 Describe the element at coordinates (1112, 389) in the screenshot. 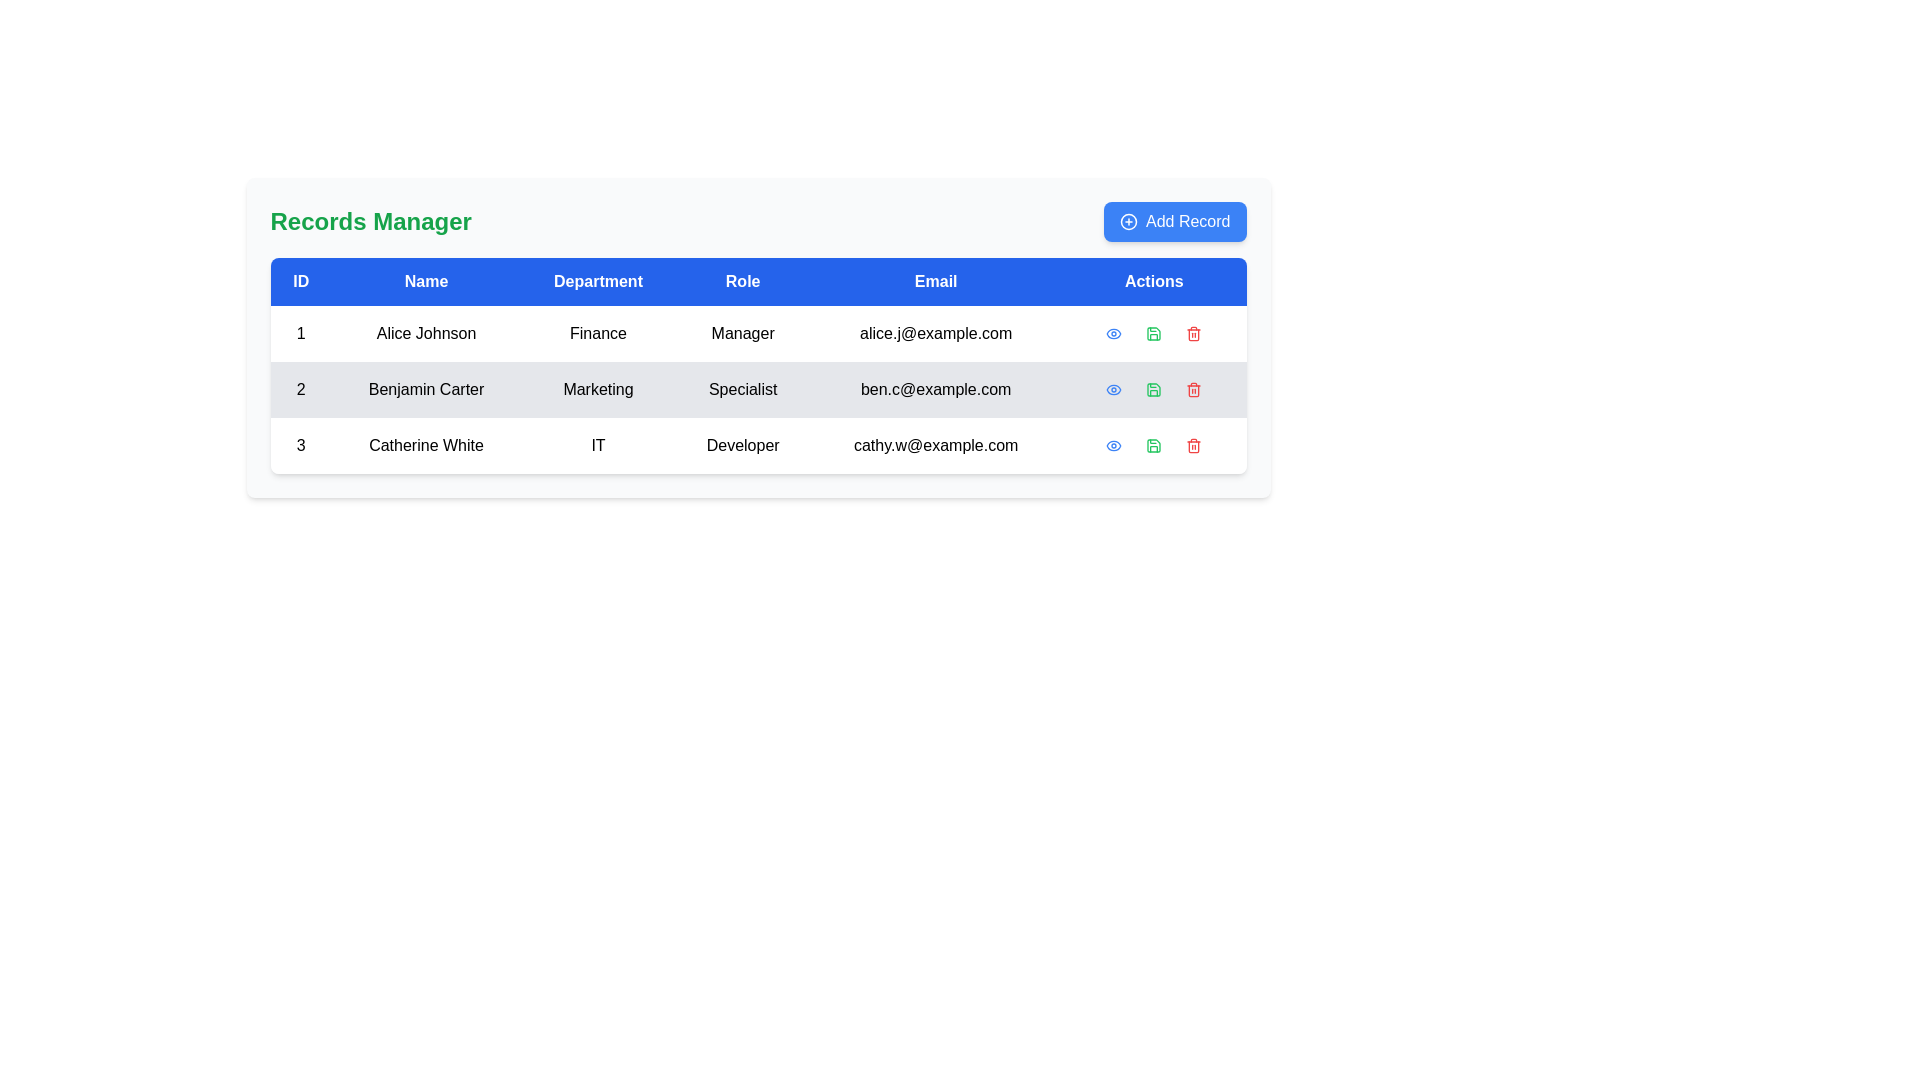

I see `the eye icon button in the 'Actions' column for the 'Specialist' entry corresponding to Benjamin Carter` at that location.